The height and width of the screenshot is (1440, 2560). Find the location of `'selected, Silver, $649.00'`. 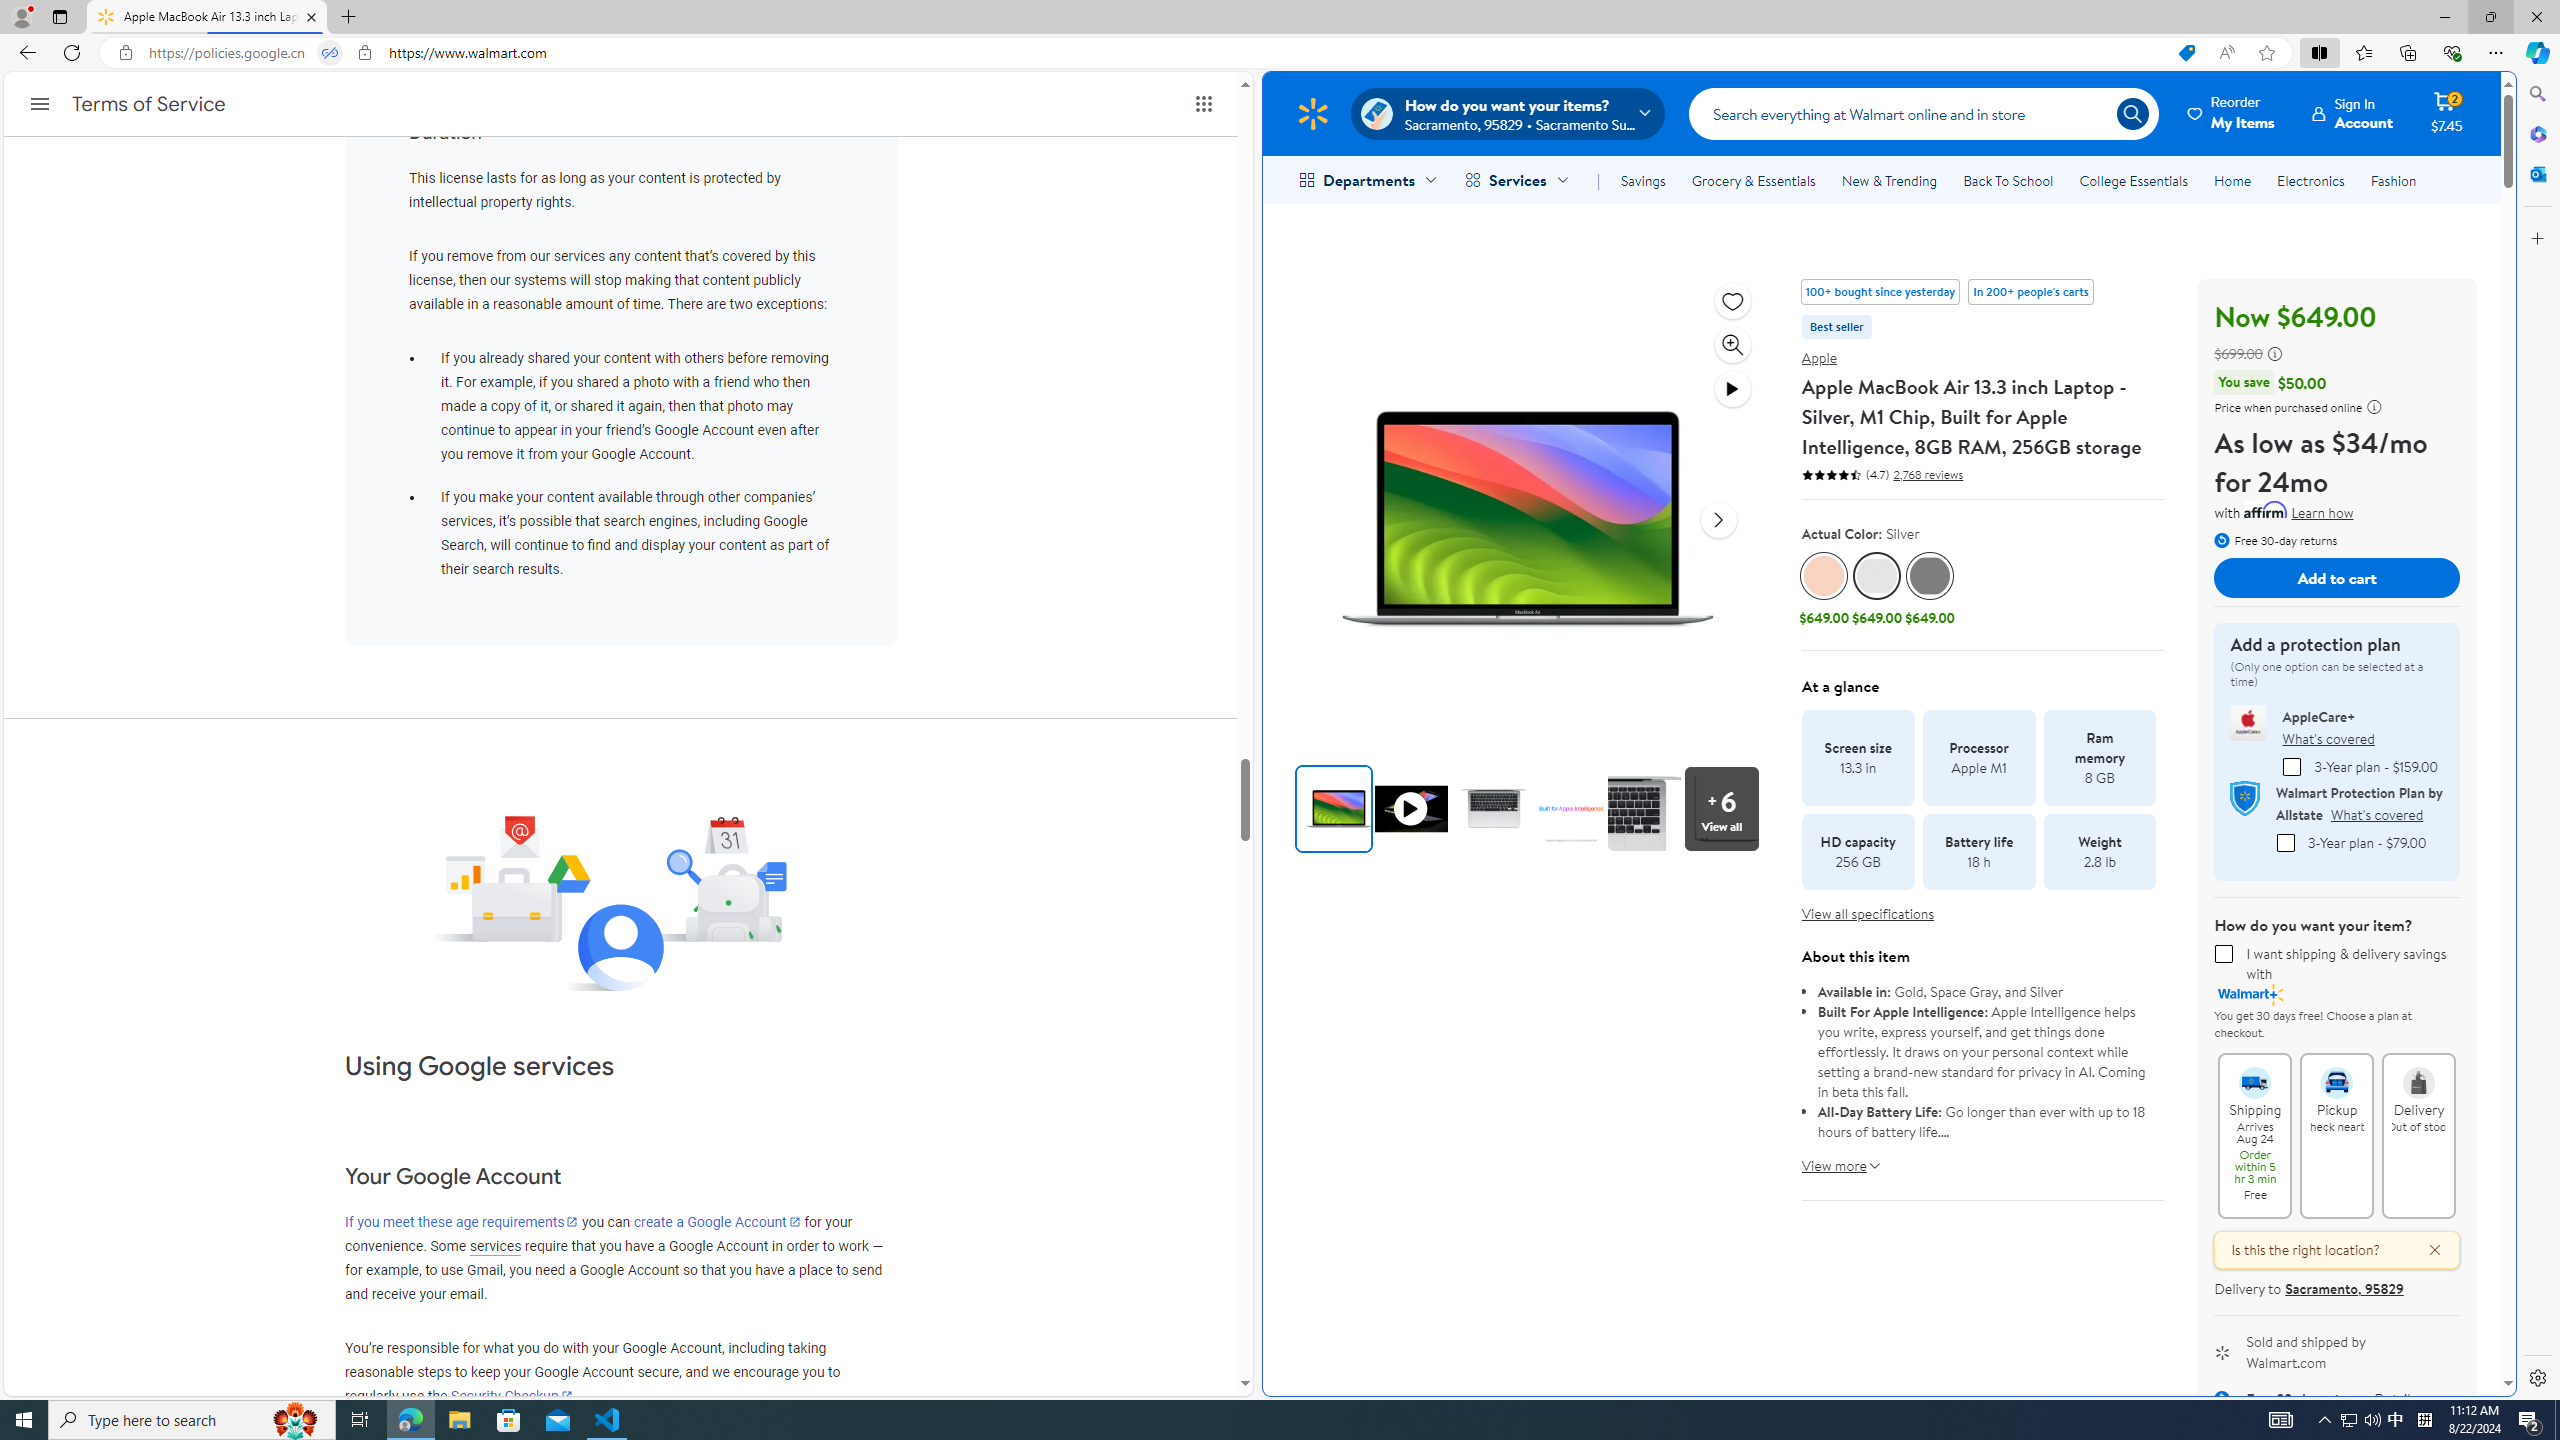

'selected, Silver, $649.00' is located at coordinates (1876, 590).